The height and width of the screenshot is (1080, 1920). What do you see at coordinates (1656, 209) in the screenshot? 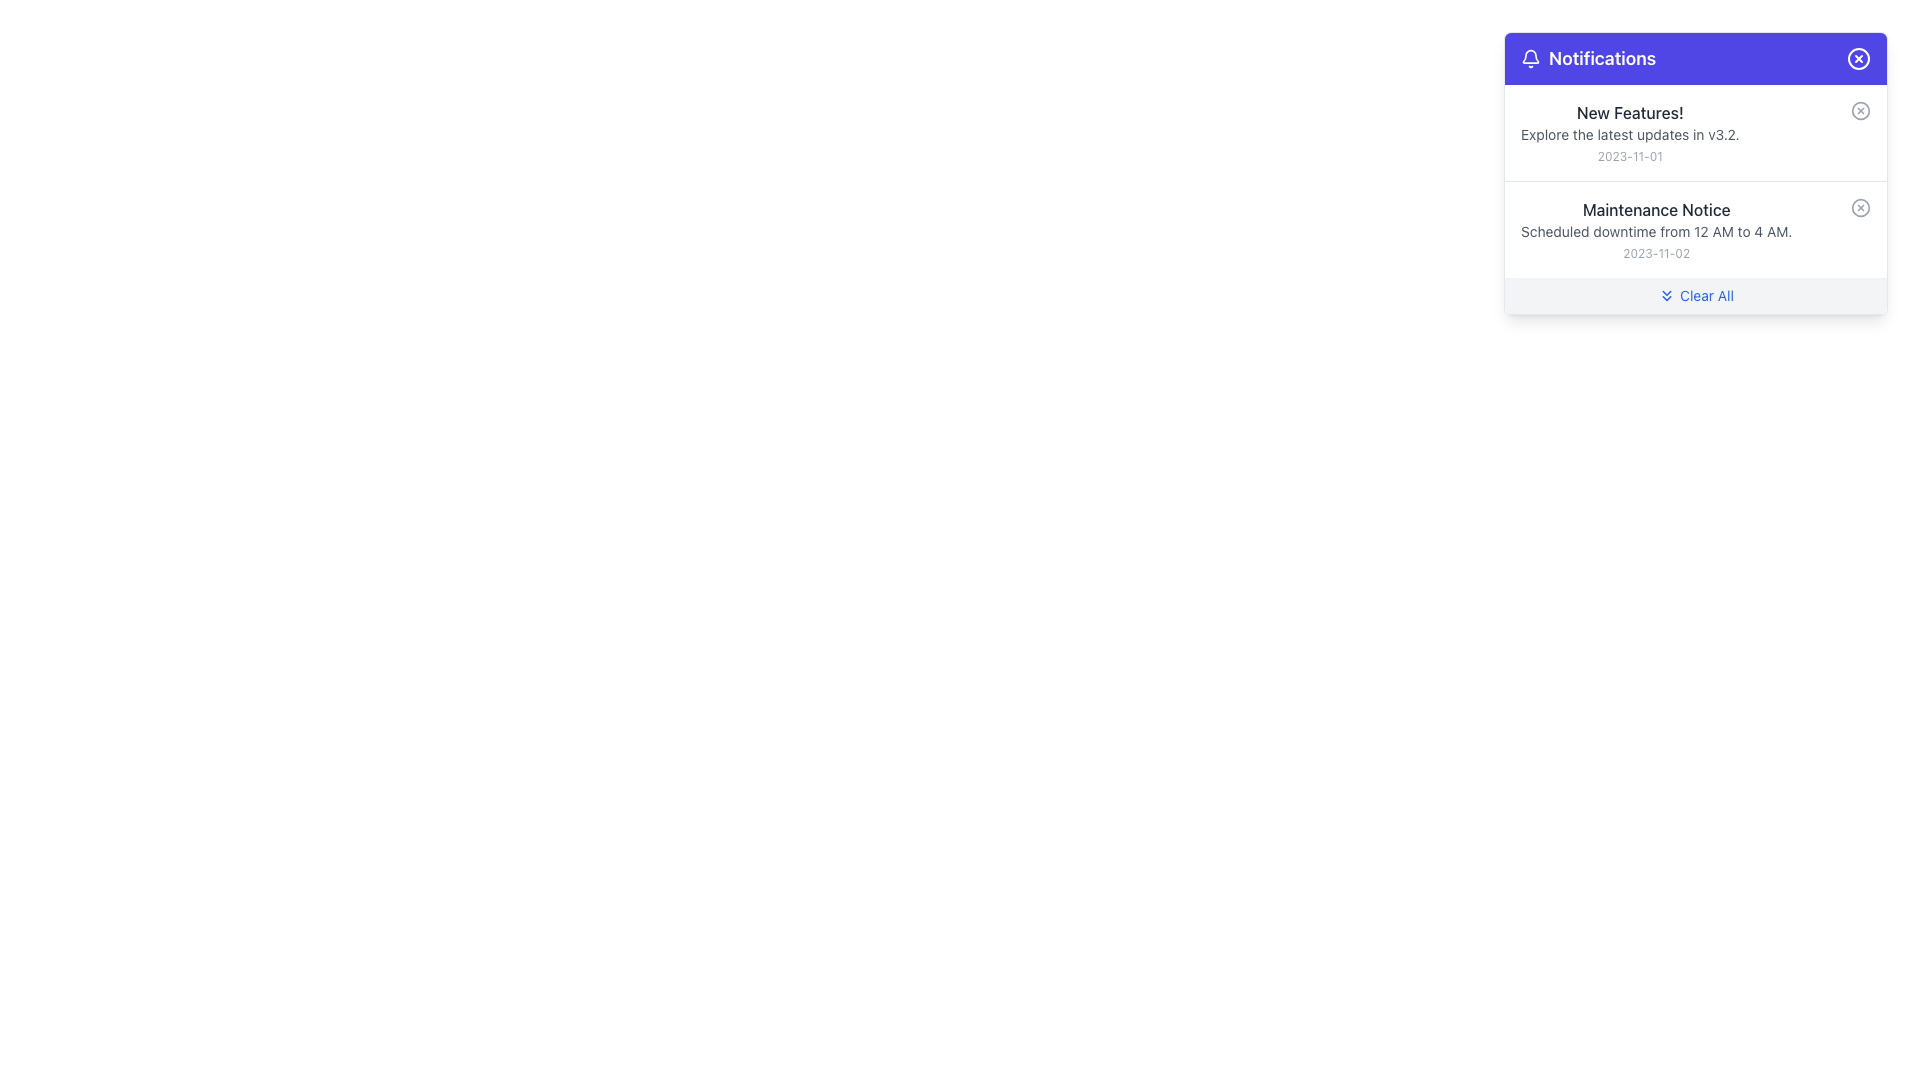
I see `and understand the text of the notification title located centrally within the notification card, above the description text 'Scheduled downtime from 12 AM to 4 AM.'` at bounding box center [1656, 209].